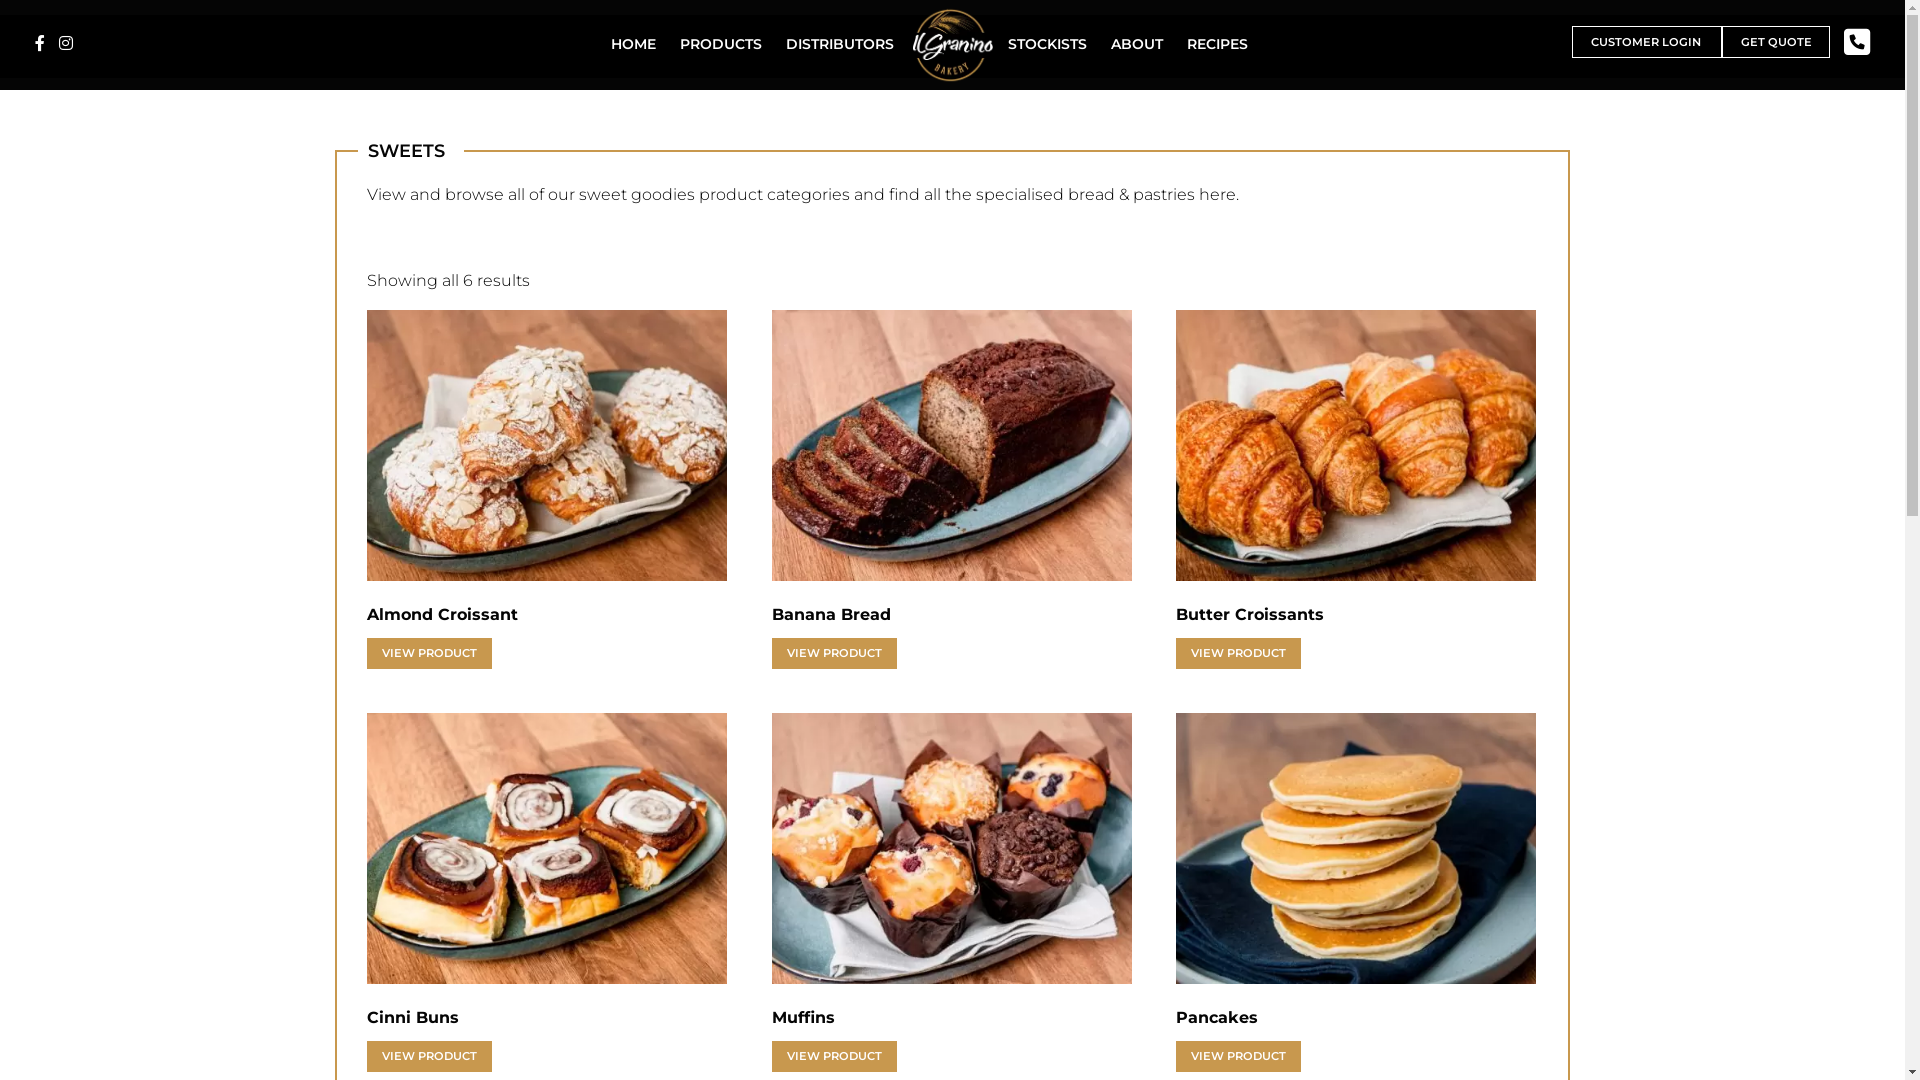 The image size is (1920, 1080). Describe the element at coordinates (1570, 42) in the screenshot. I see `'CUSTOMER LOGIN'` at that location.